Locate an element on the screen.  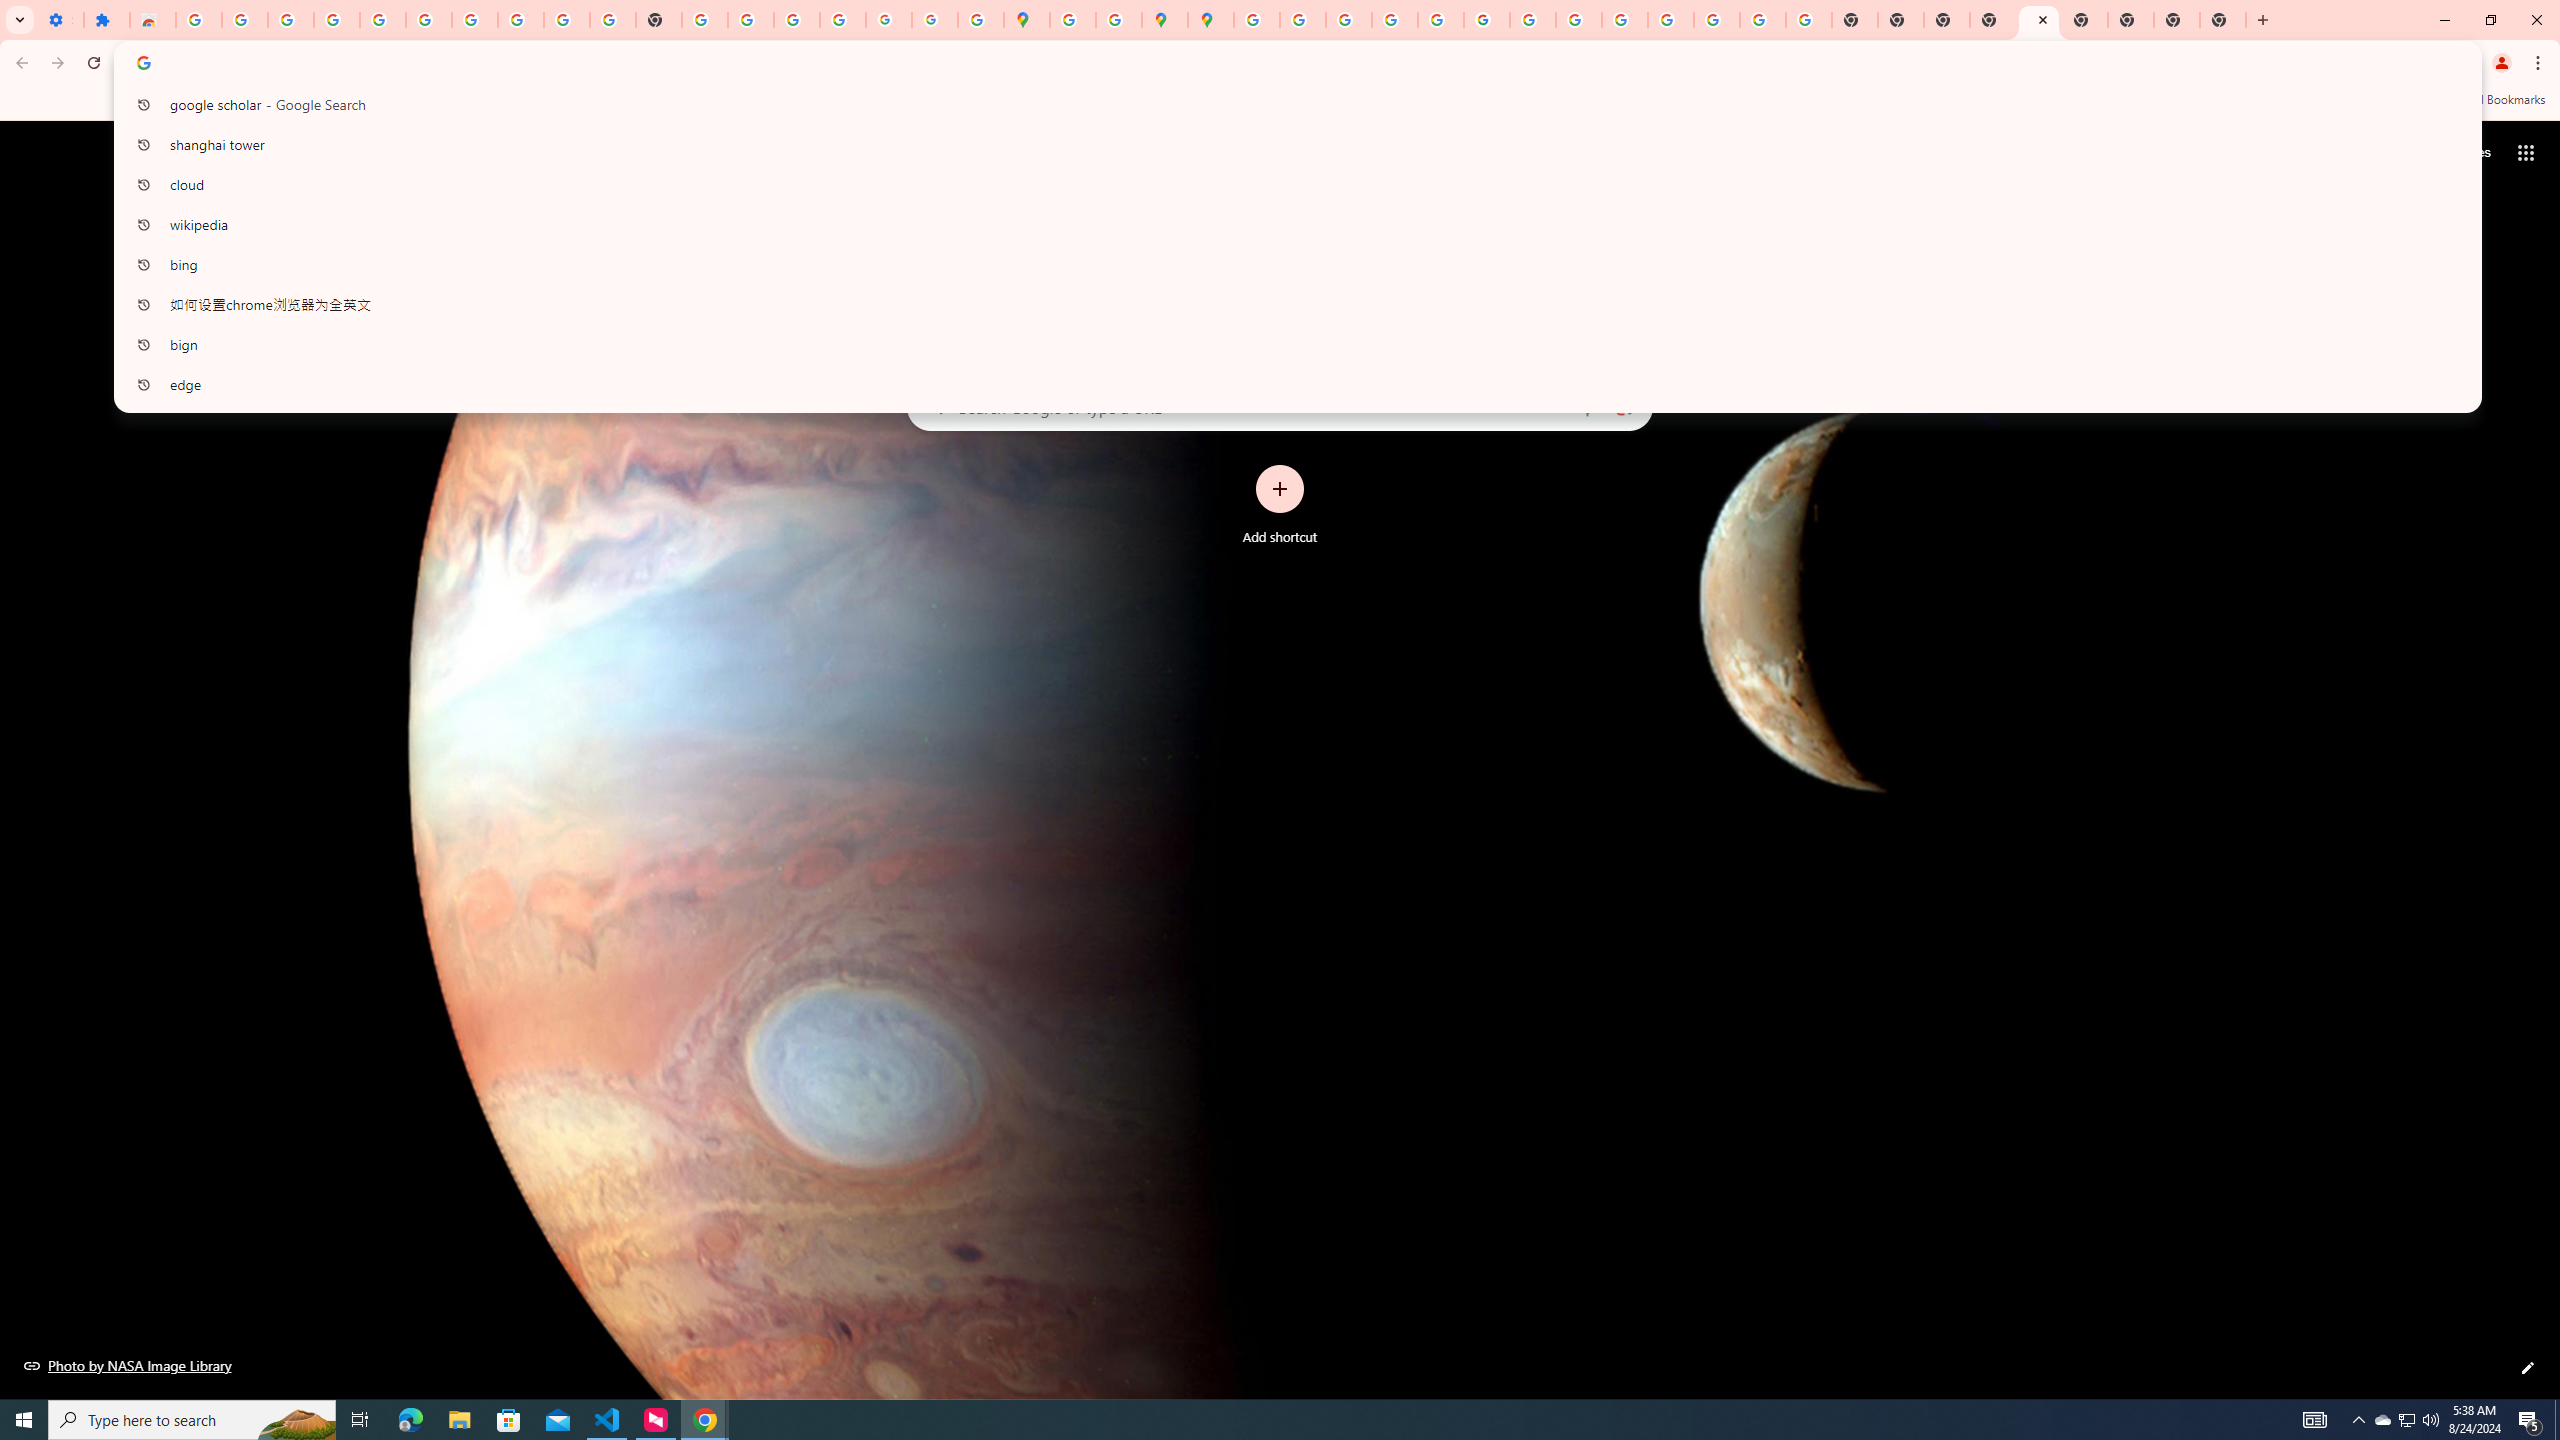
'Search Google or type a URL' is located at coordinates (1280, 405).